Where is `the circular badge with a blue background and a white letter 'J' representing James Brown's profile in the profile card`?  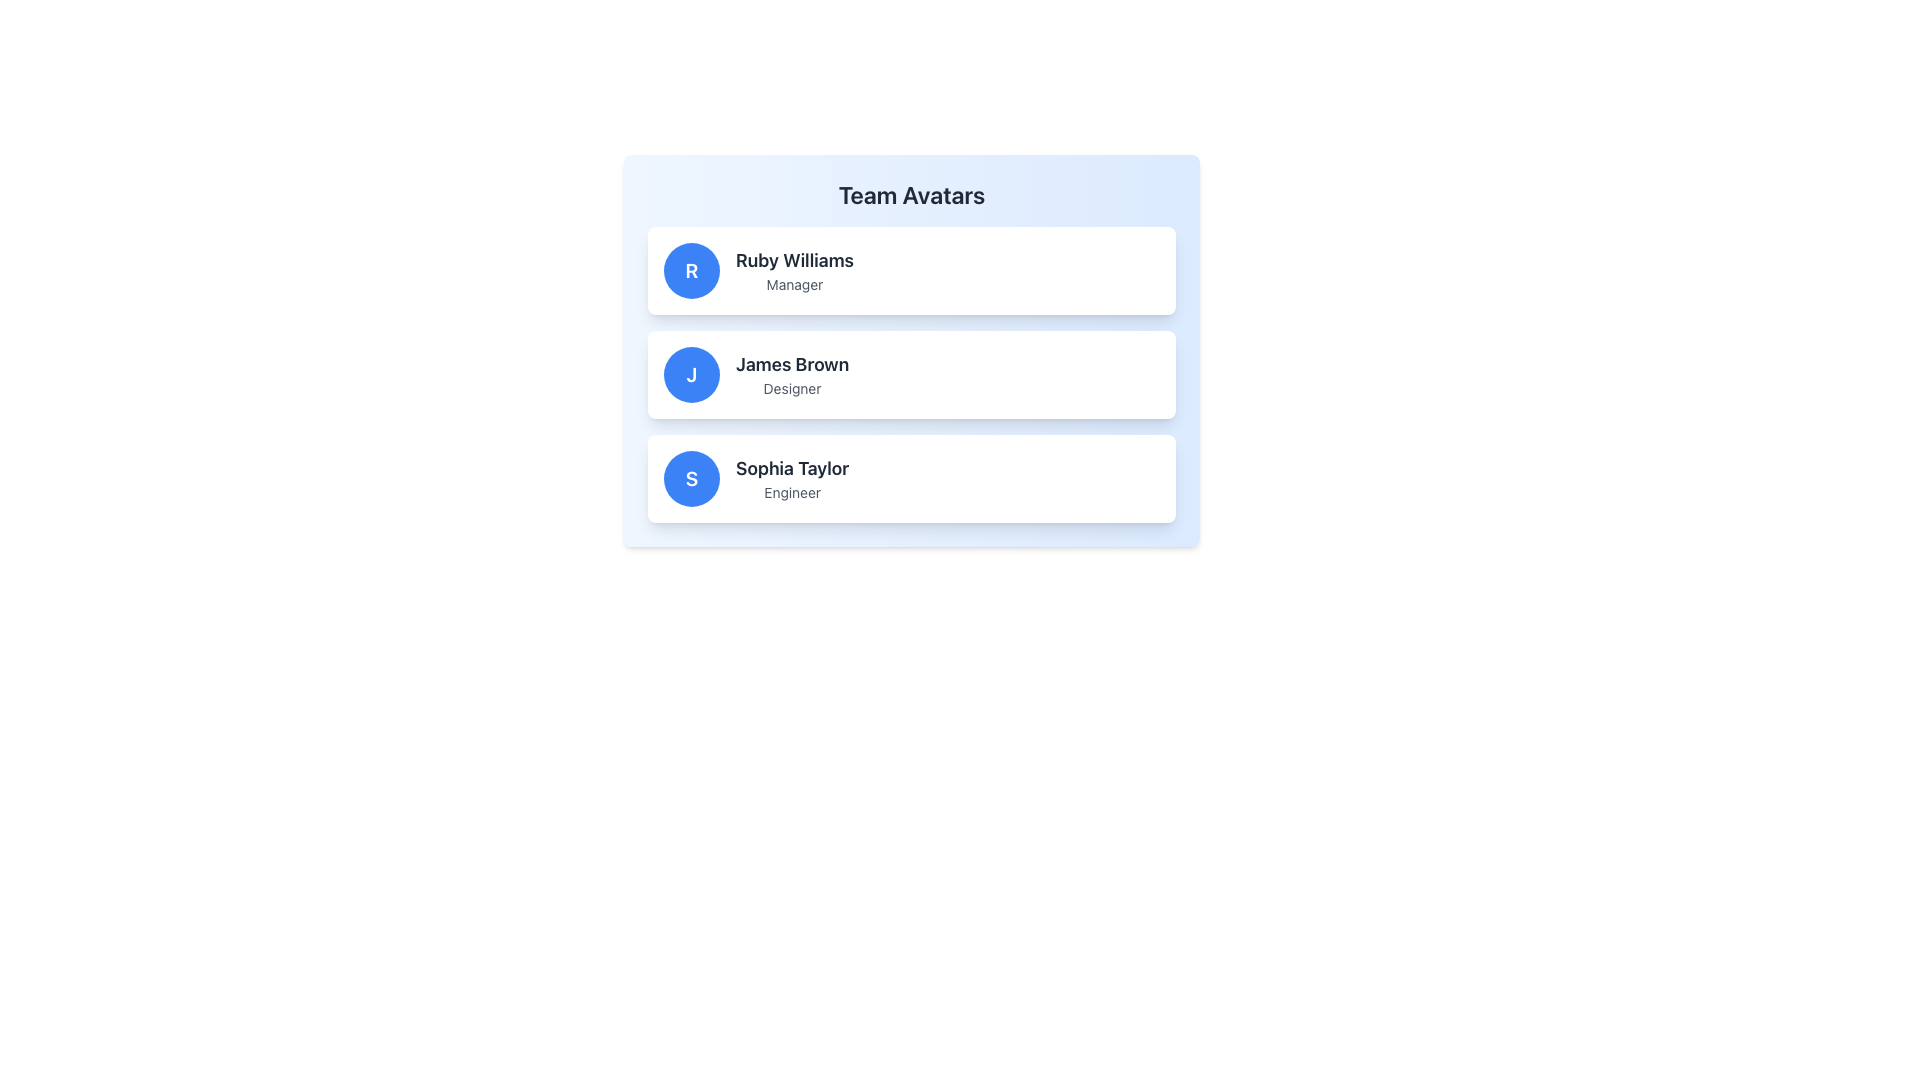
the circular badge with a blue background and a white letter 'J' representing James Brown's profile in the profile card is located at coordinates (691, 374).